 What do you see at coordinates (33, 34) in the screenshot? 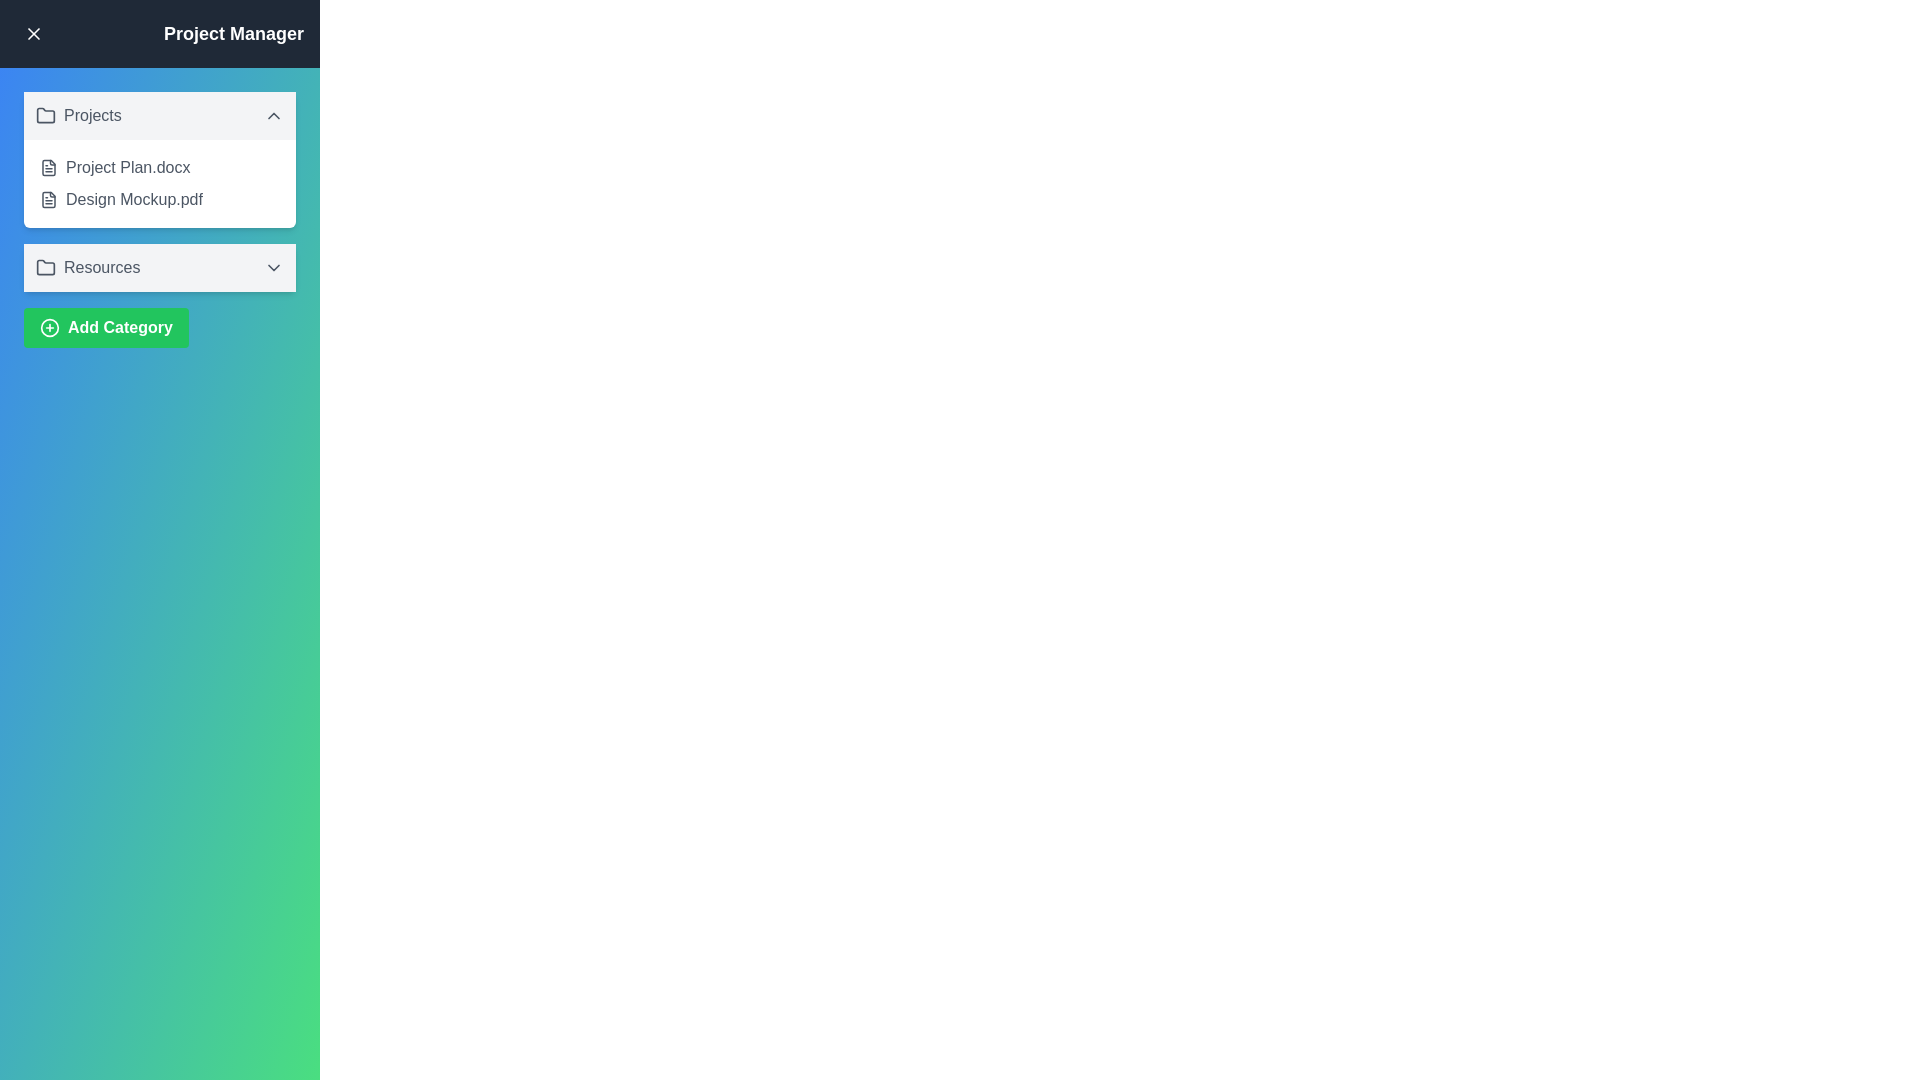
I see `the close button in the top-left corner of the sidebar` at bounding box center [33, 34].